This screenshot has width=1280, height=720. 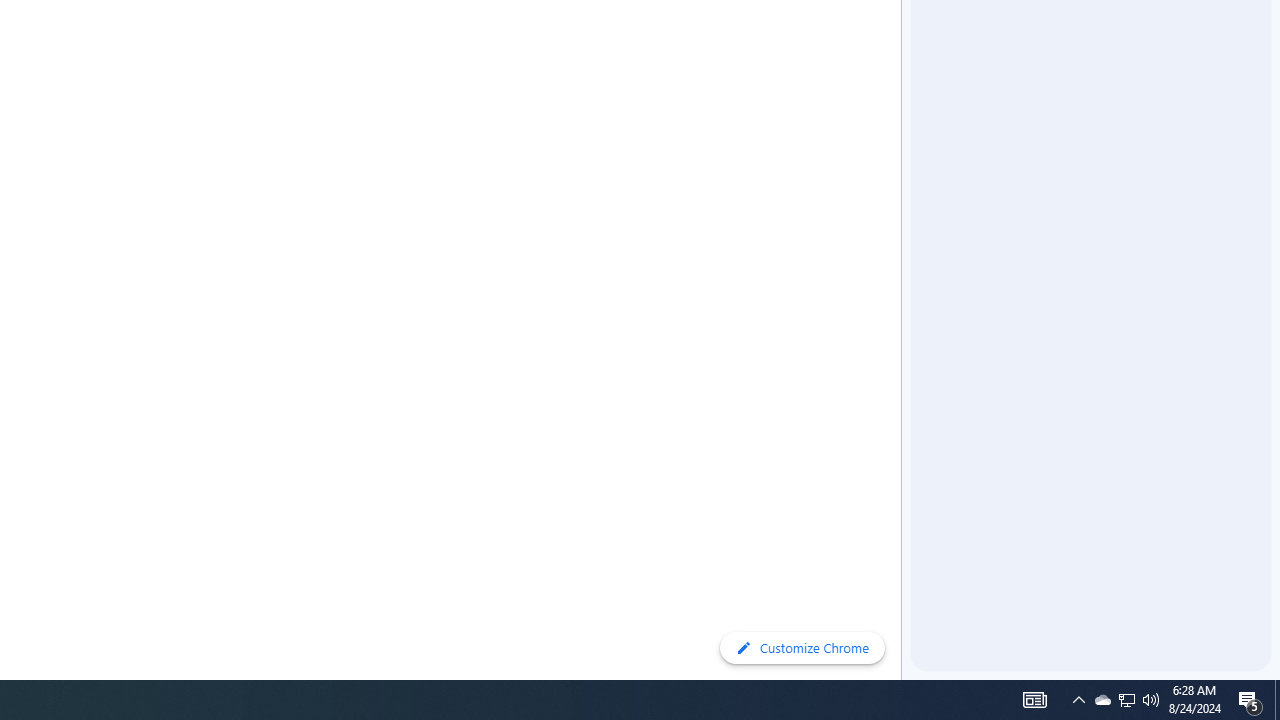 What do you see at coordinates (904, 39) in the screenshot?
I see `'Side Panel Resize Handle'` at bounding box center [904, 39].